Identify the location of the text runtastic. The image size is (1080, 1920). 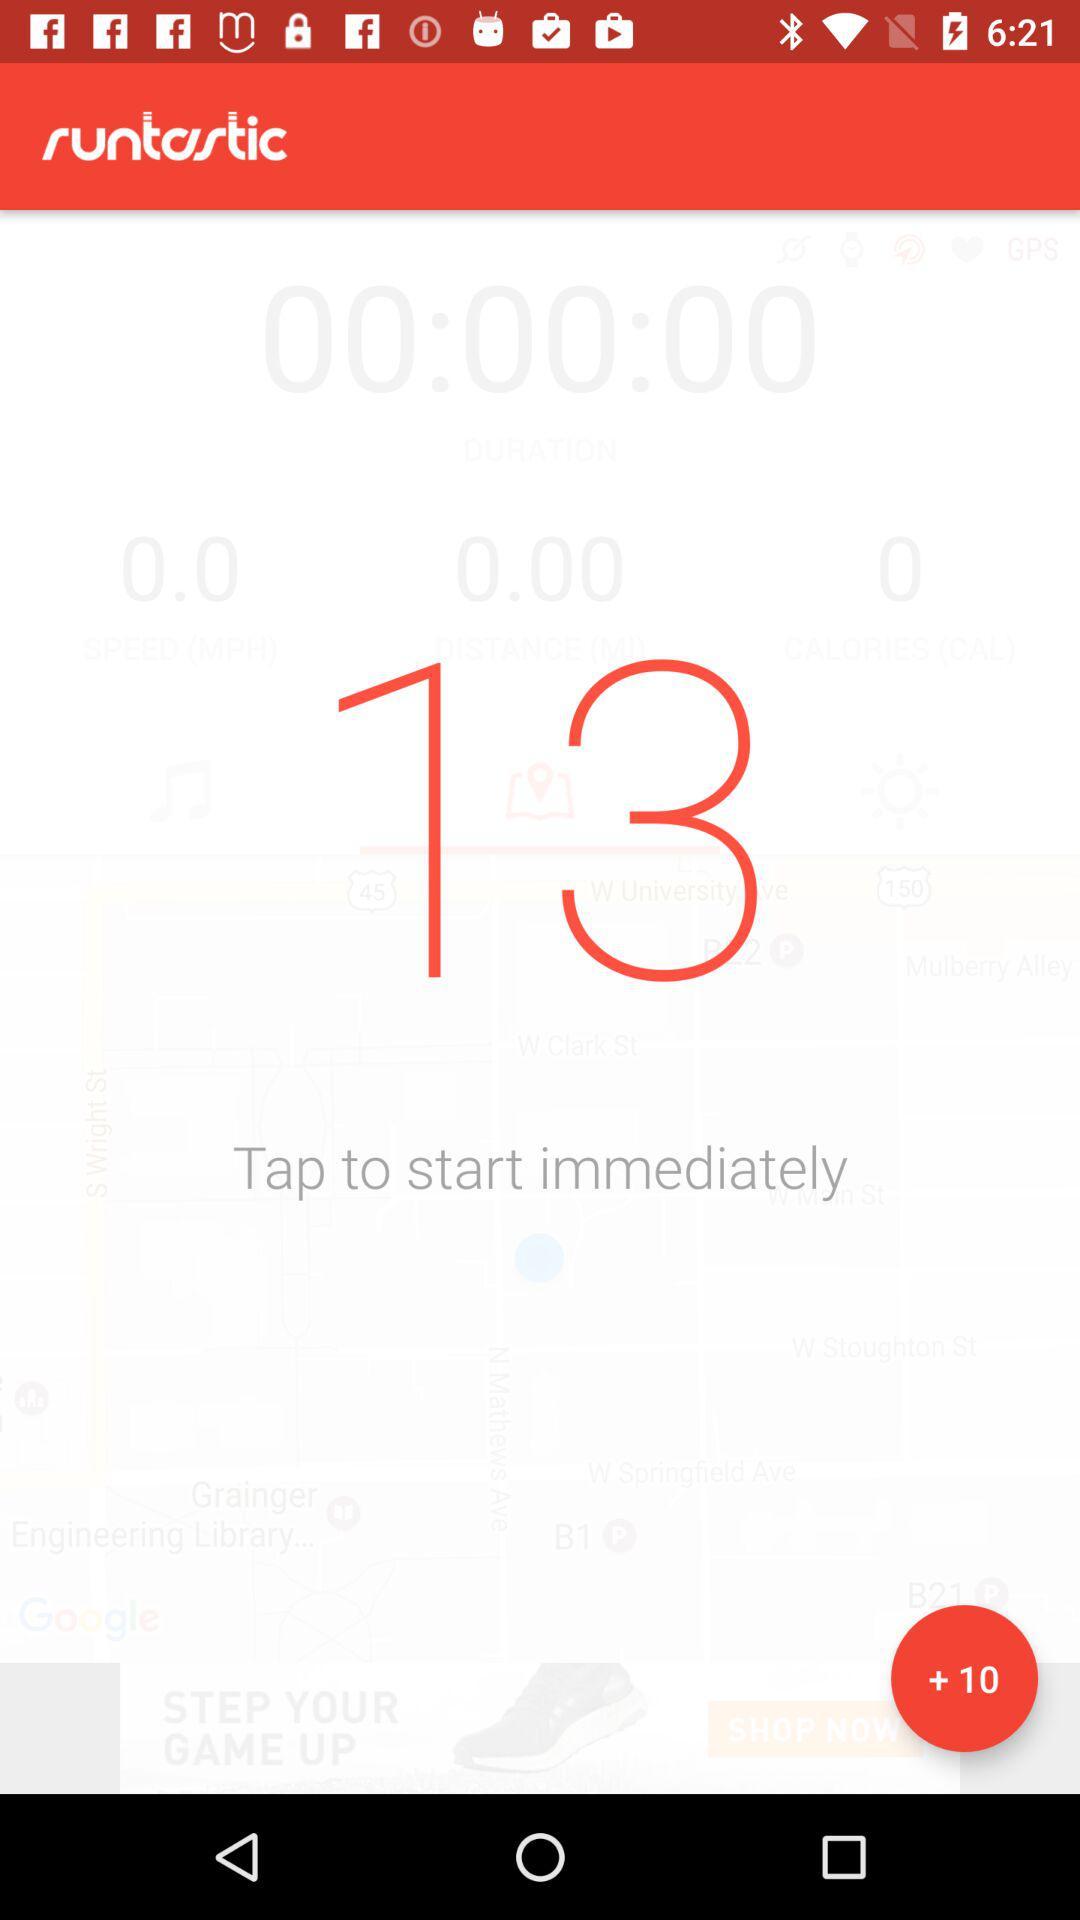
(163, 135).